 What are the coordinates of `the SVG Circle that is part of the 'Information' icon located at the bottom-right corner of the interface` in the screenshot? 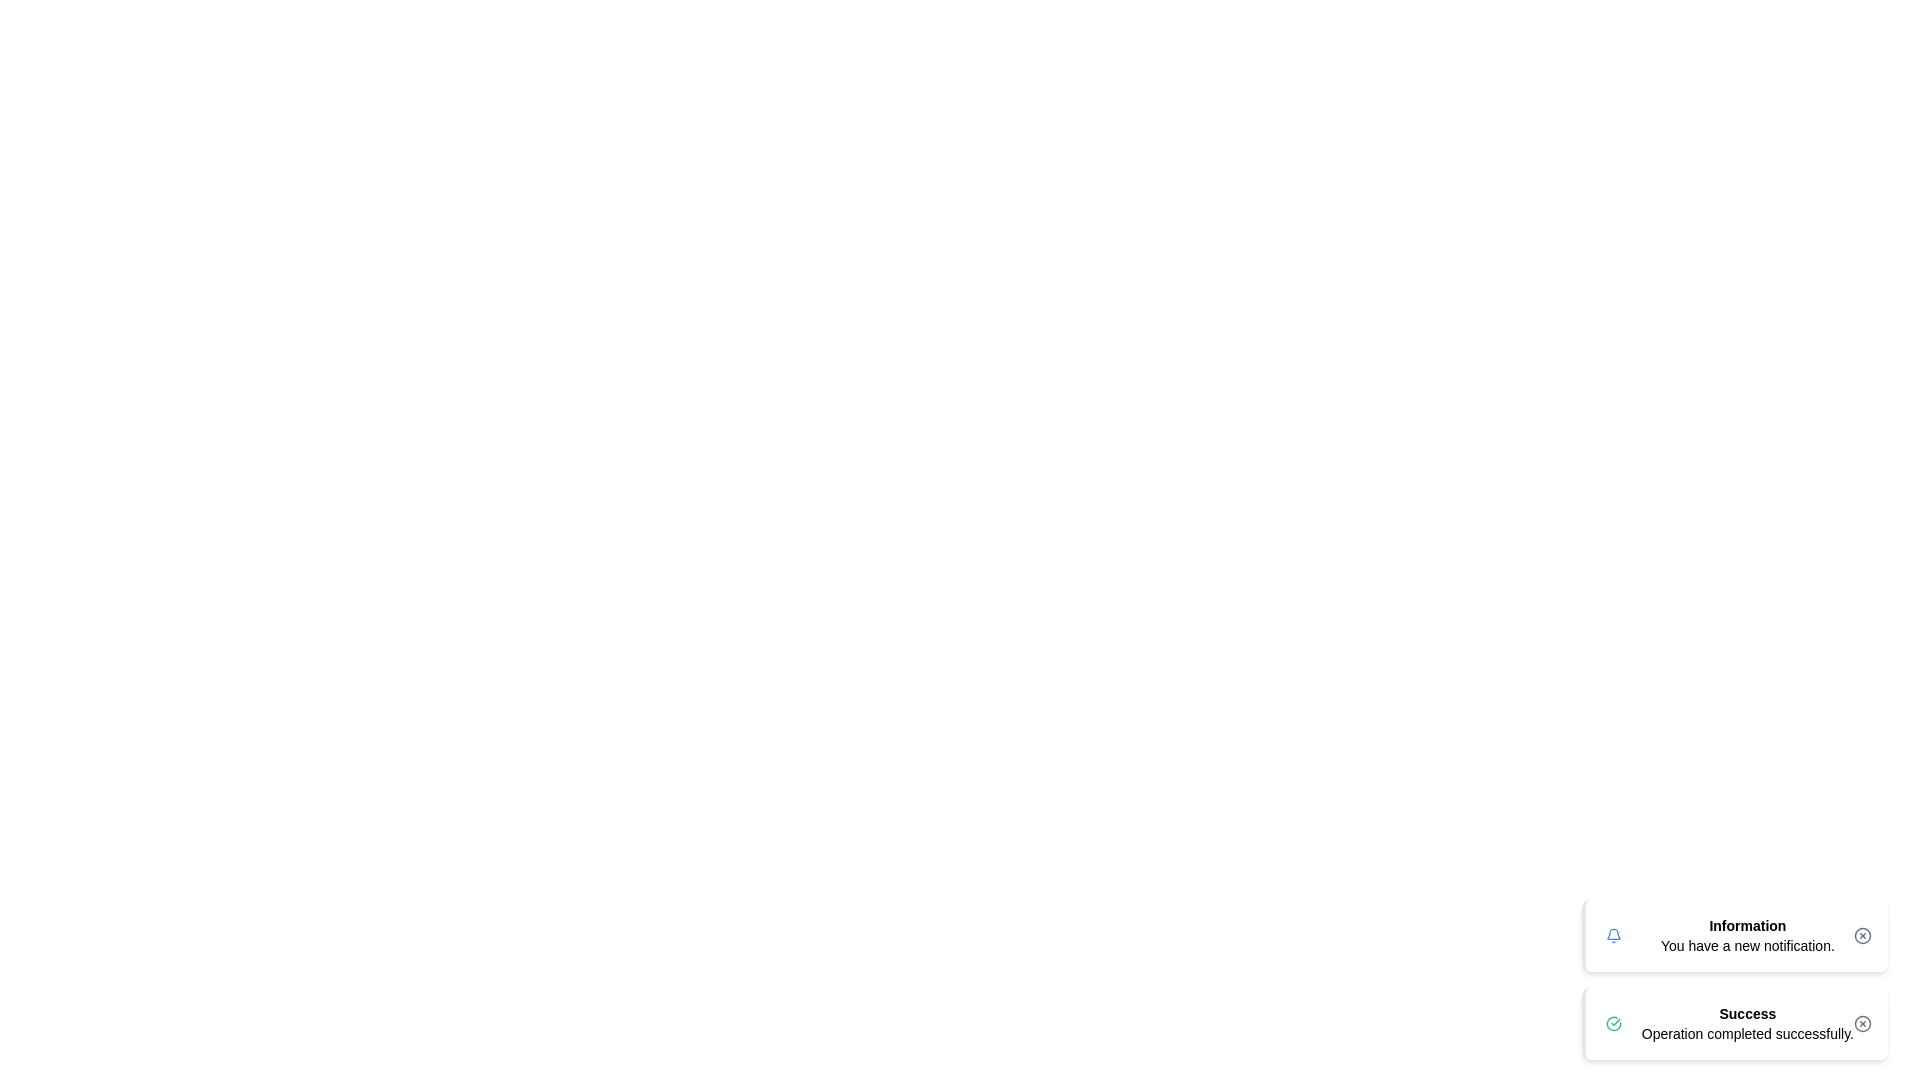 It's located at (1861, 936).